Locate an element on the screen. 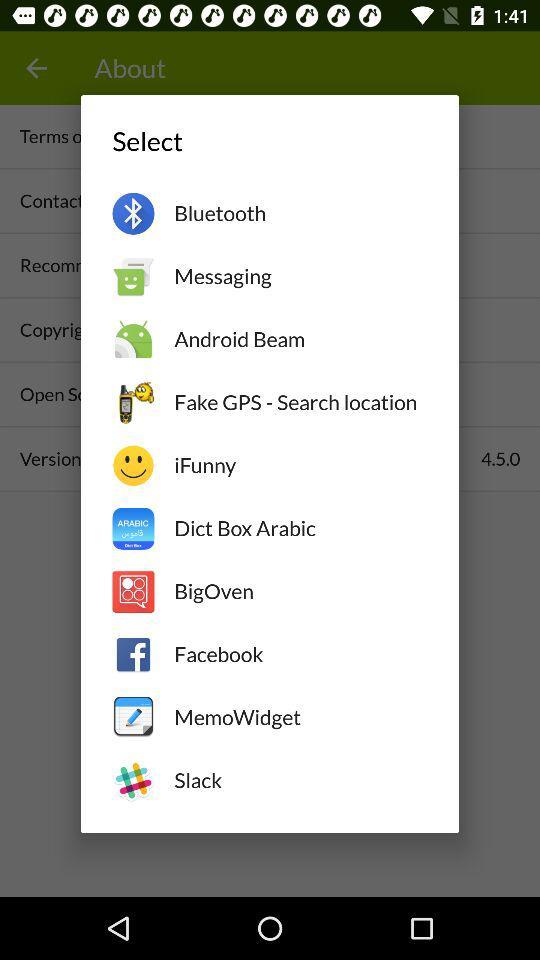 Image resolution: width=540 pixels, height=960 pixels. the android beam icon is located at coordinates (299, 339).